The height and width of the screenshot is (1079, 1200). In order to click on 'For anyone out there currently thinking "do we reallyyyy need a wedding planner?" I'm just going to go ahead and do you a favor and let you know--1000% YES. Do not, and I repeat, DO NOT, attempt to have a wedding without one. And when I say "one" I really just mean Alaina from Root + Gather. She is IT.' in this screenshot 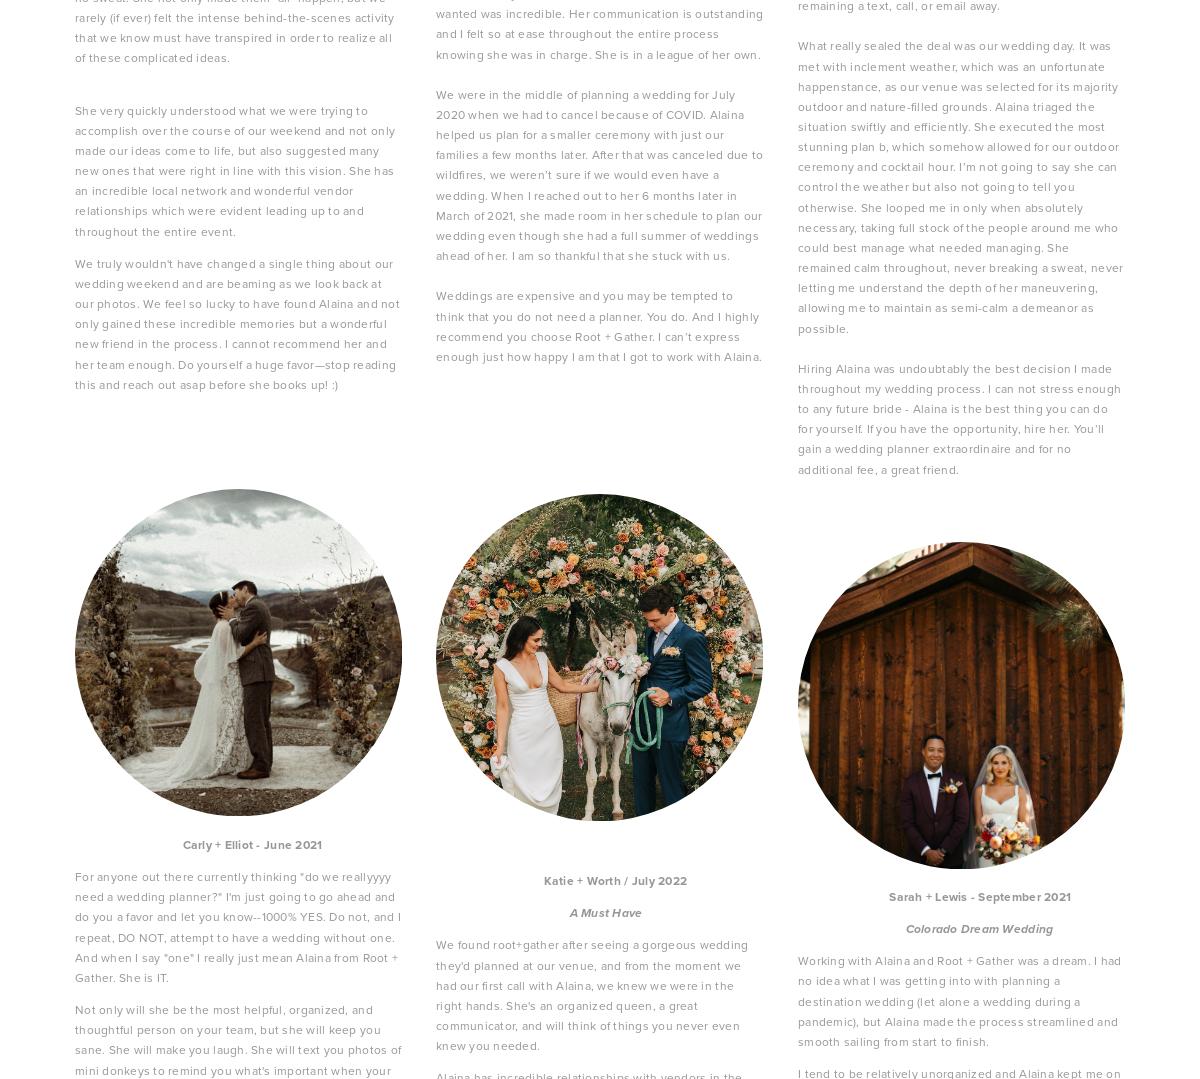, I will do `click(238, 926)`.